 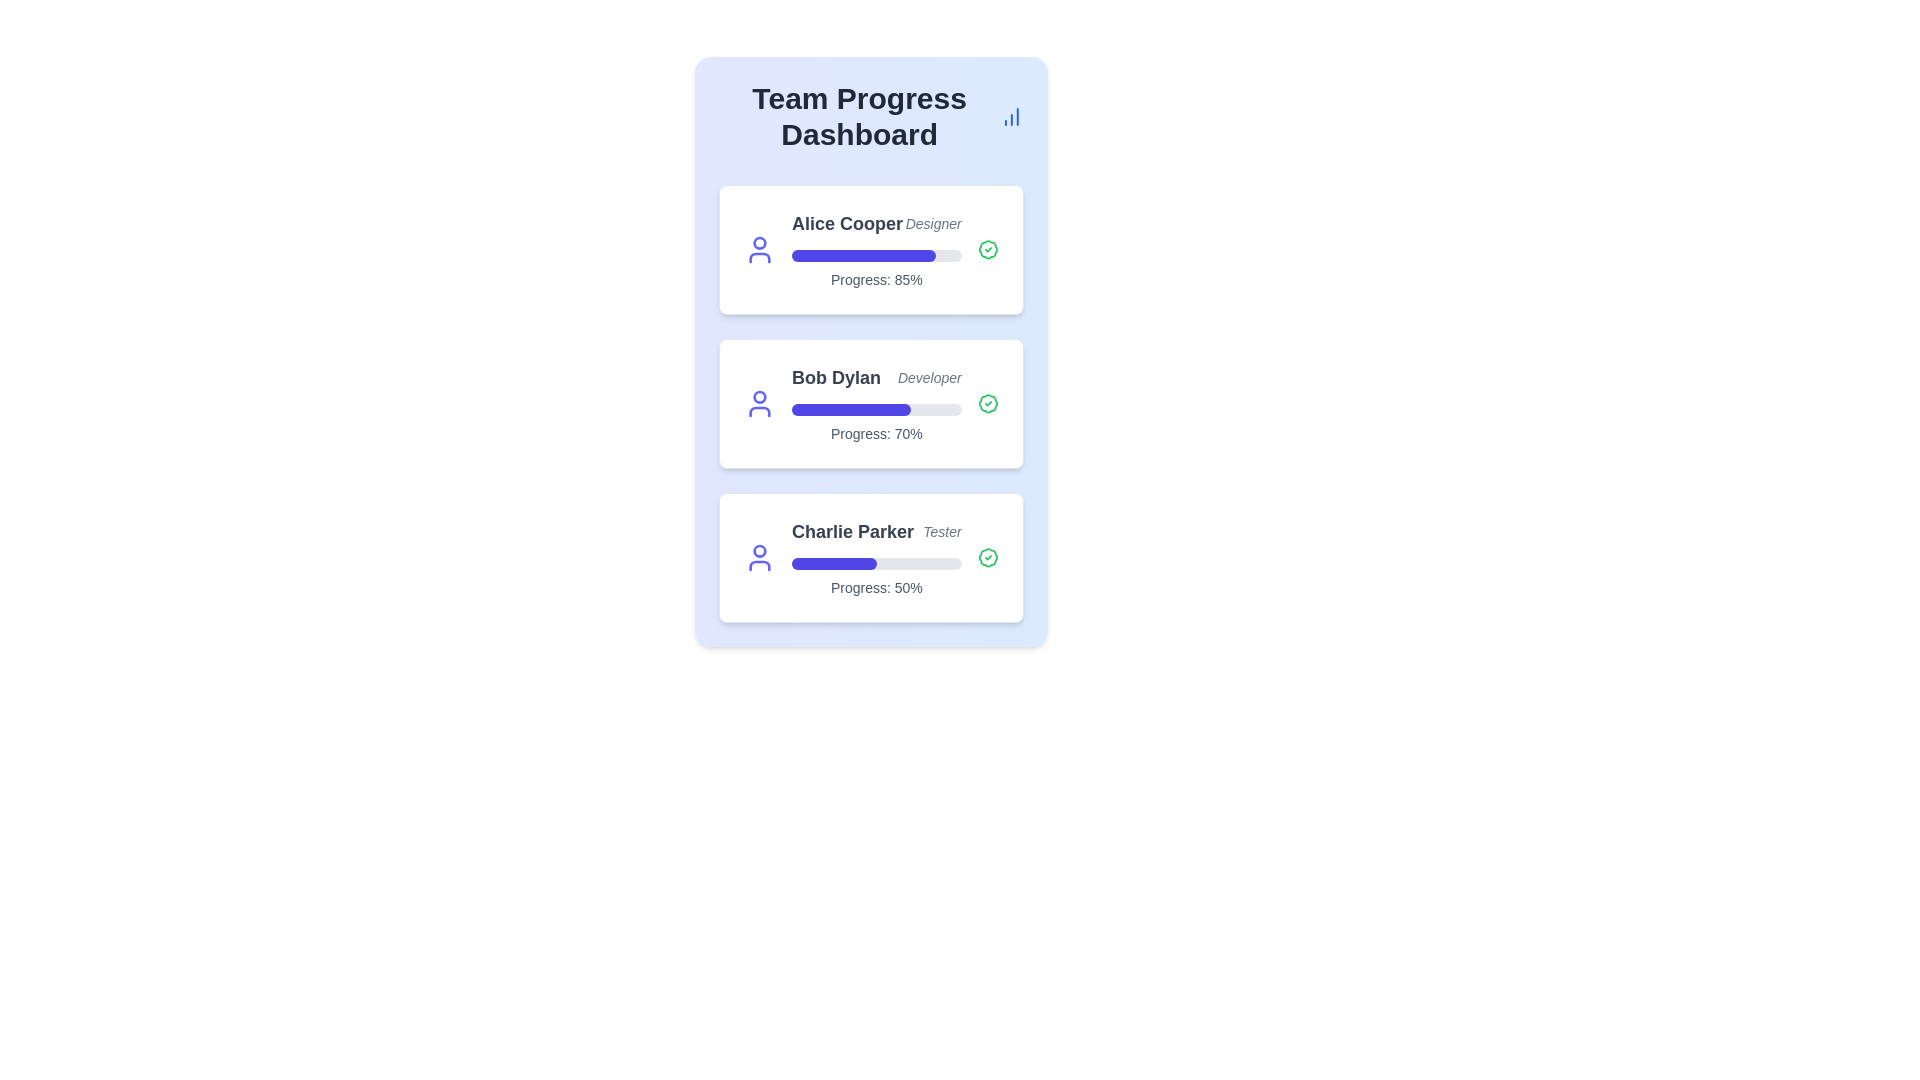 What do you see at coordinates (758, 249) in the screenshot?
I see `the small indigo user icon located at the left side of the card next to the text 'Alice Cooper' at the top of the vertical list in the dashboard` at bounding box center [758, 249].